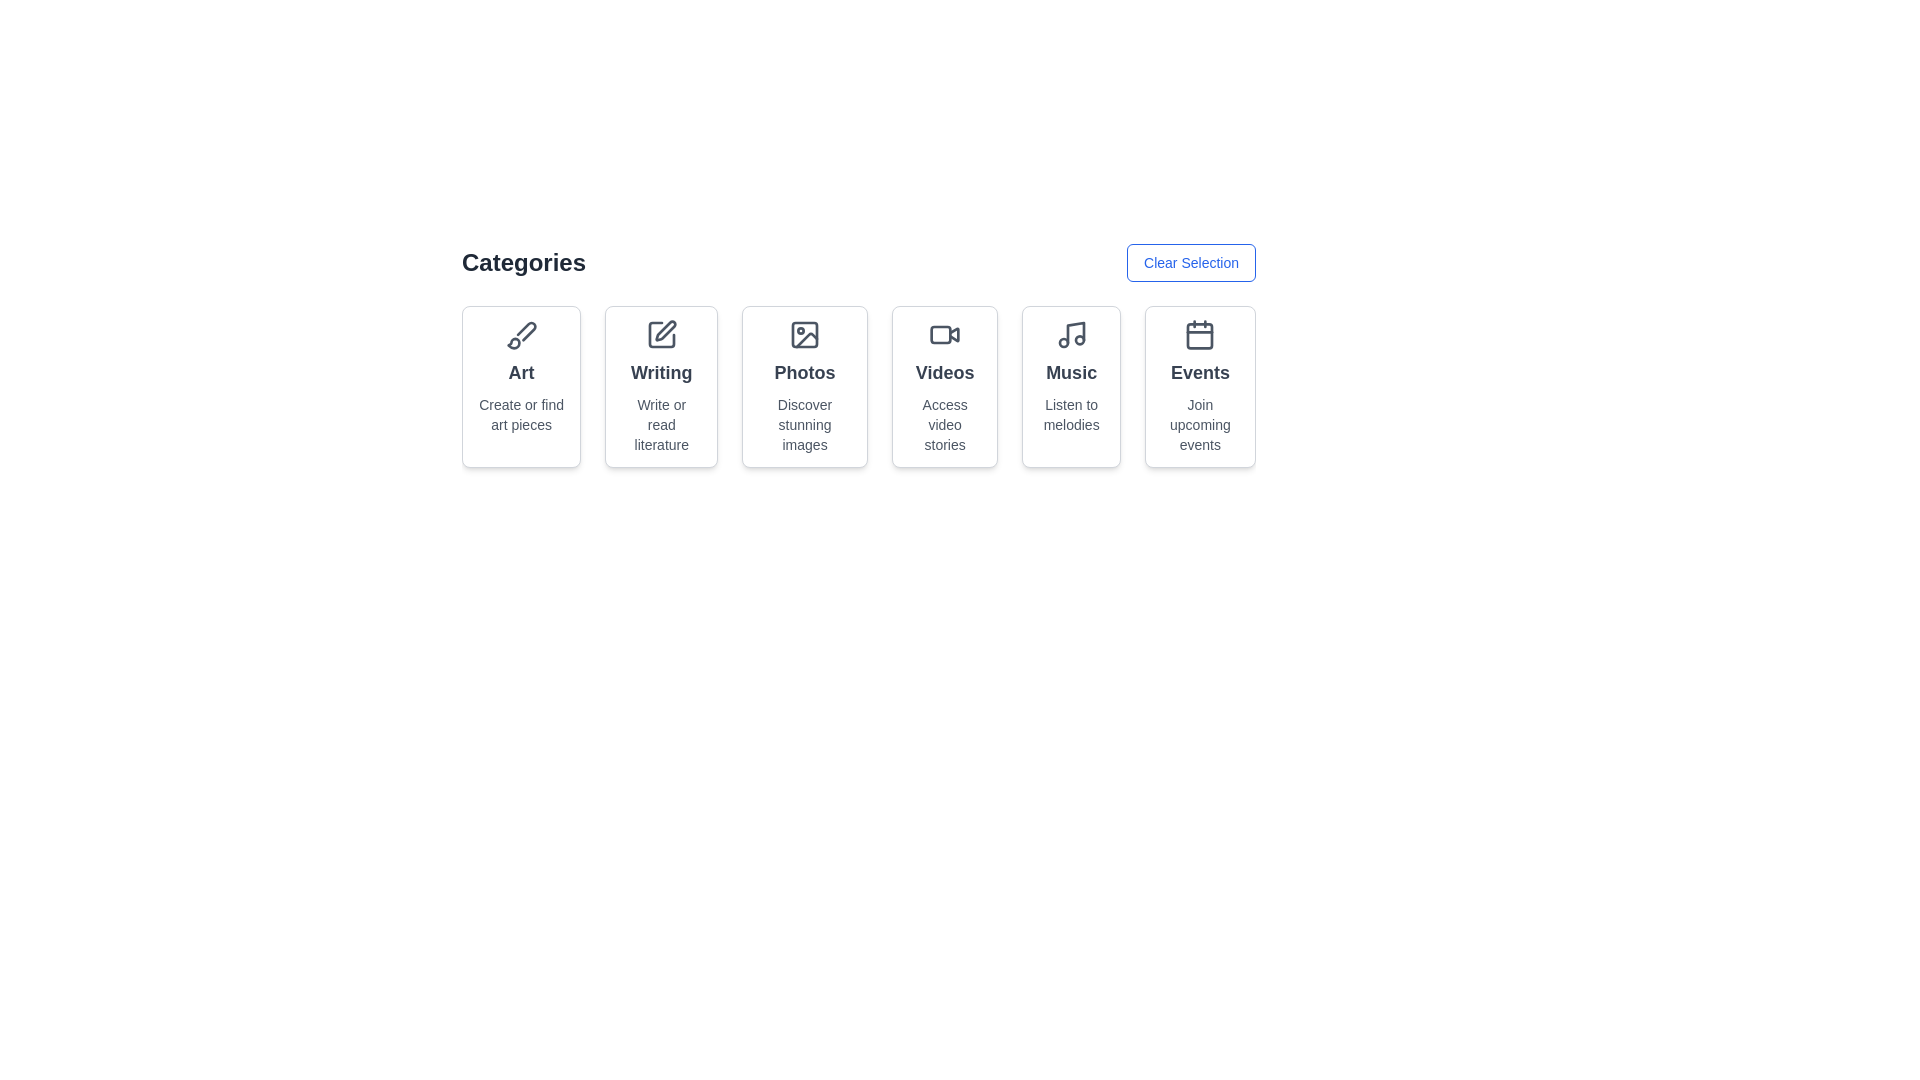  I want to click on the graphical component representing the 'Photos' category within the icon layout, so click(805, 334).